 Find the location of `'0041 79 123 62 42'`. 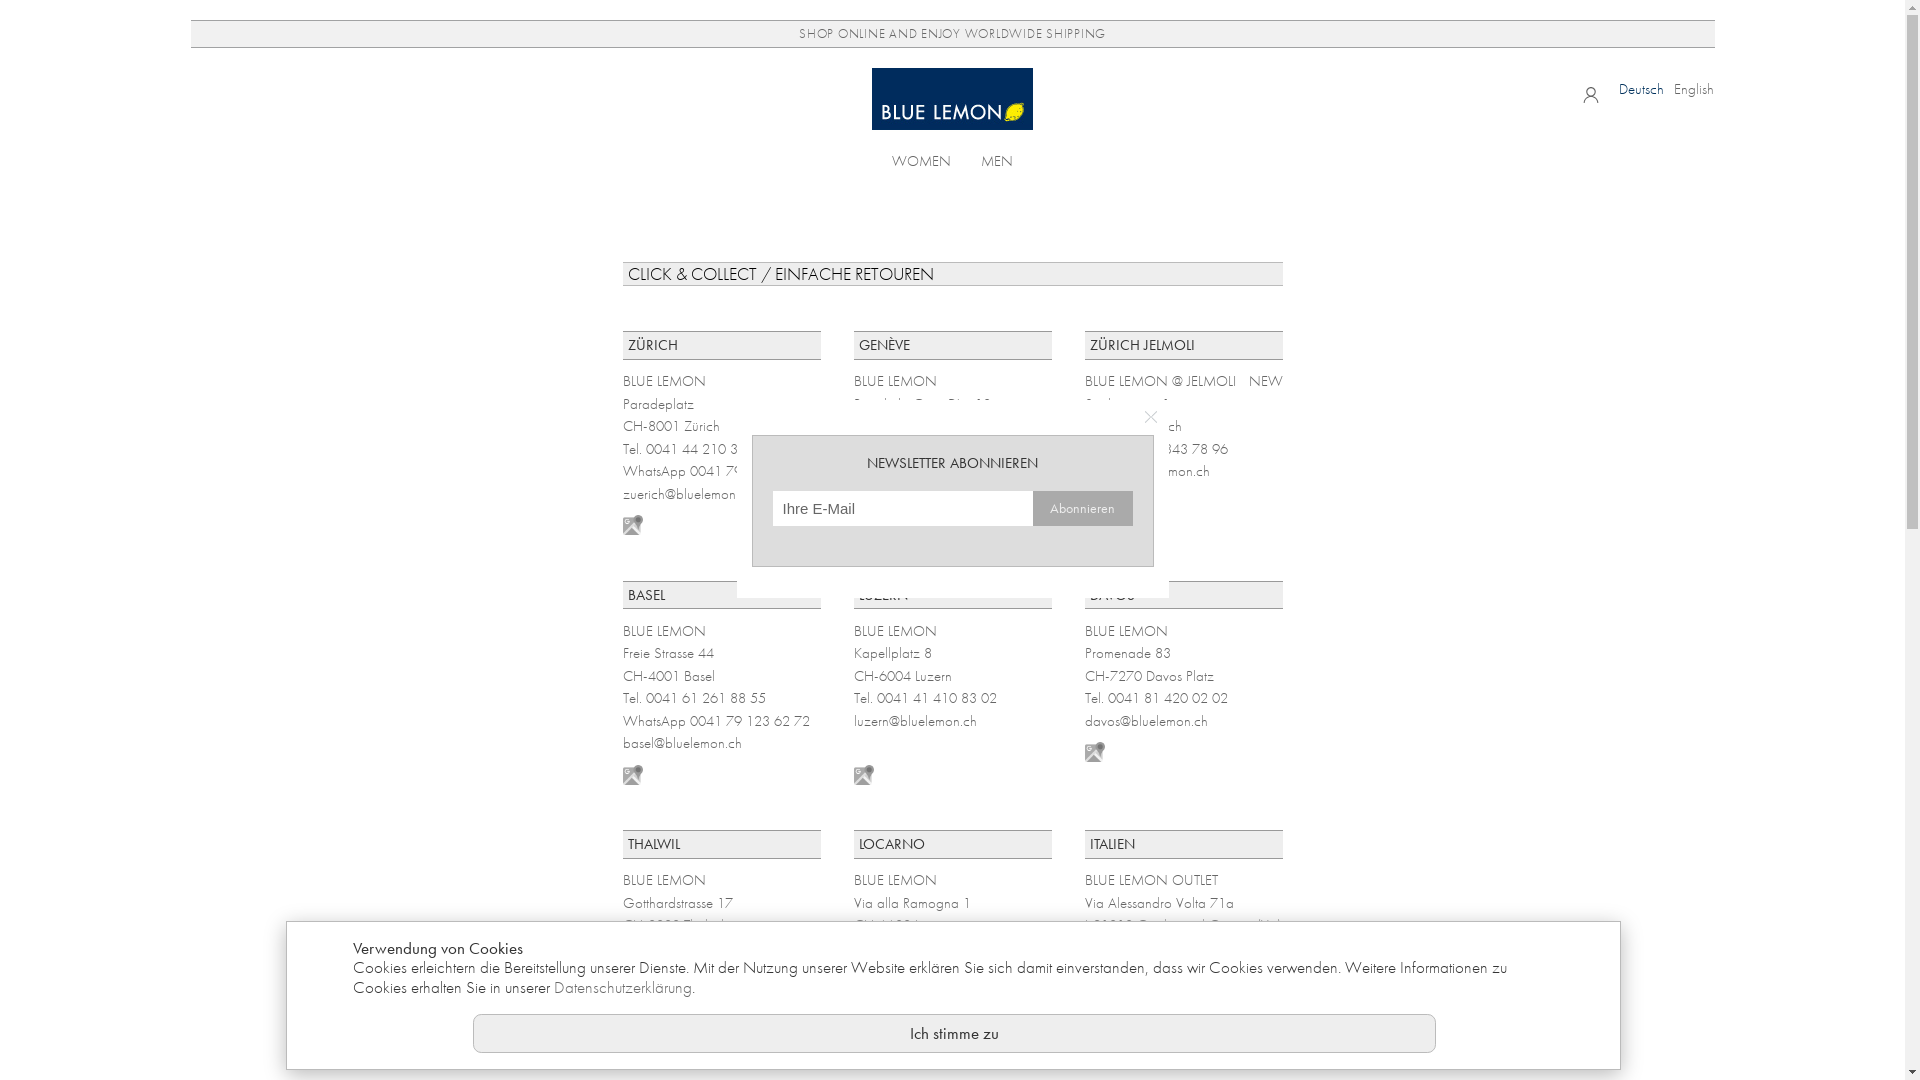

'0041 79 123 62 42' is located at coordinates (748, 470).